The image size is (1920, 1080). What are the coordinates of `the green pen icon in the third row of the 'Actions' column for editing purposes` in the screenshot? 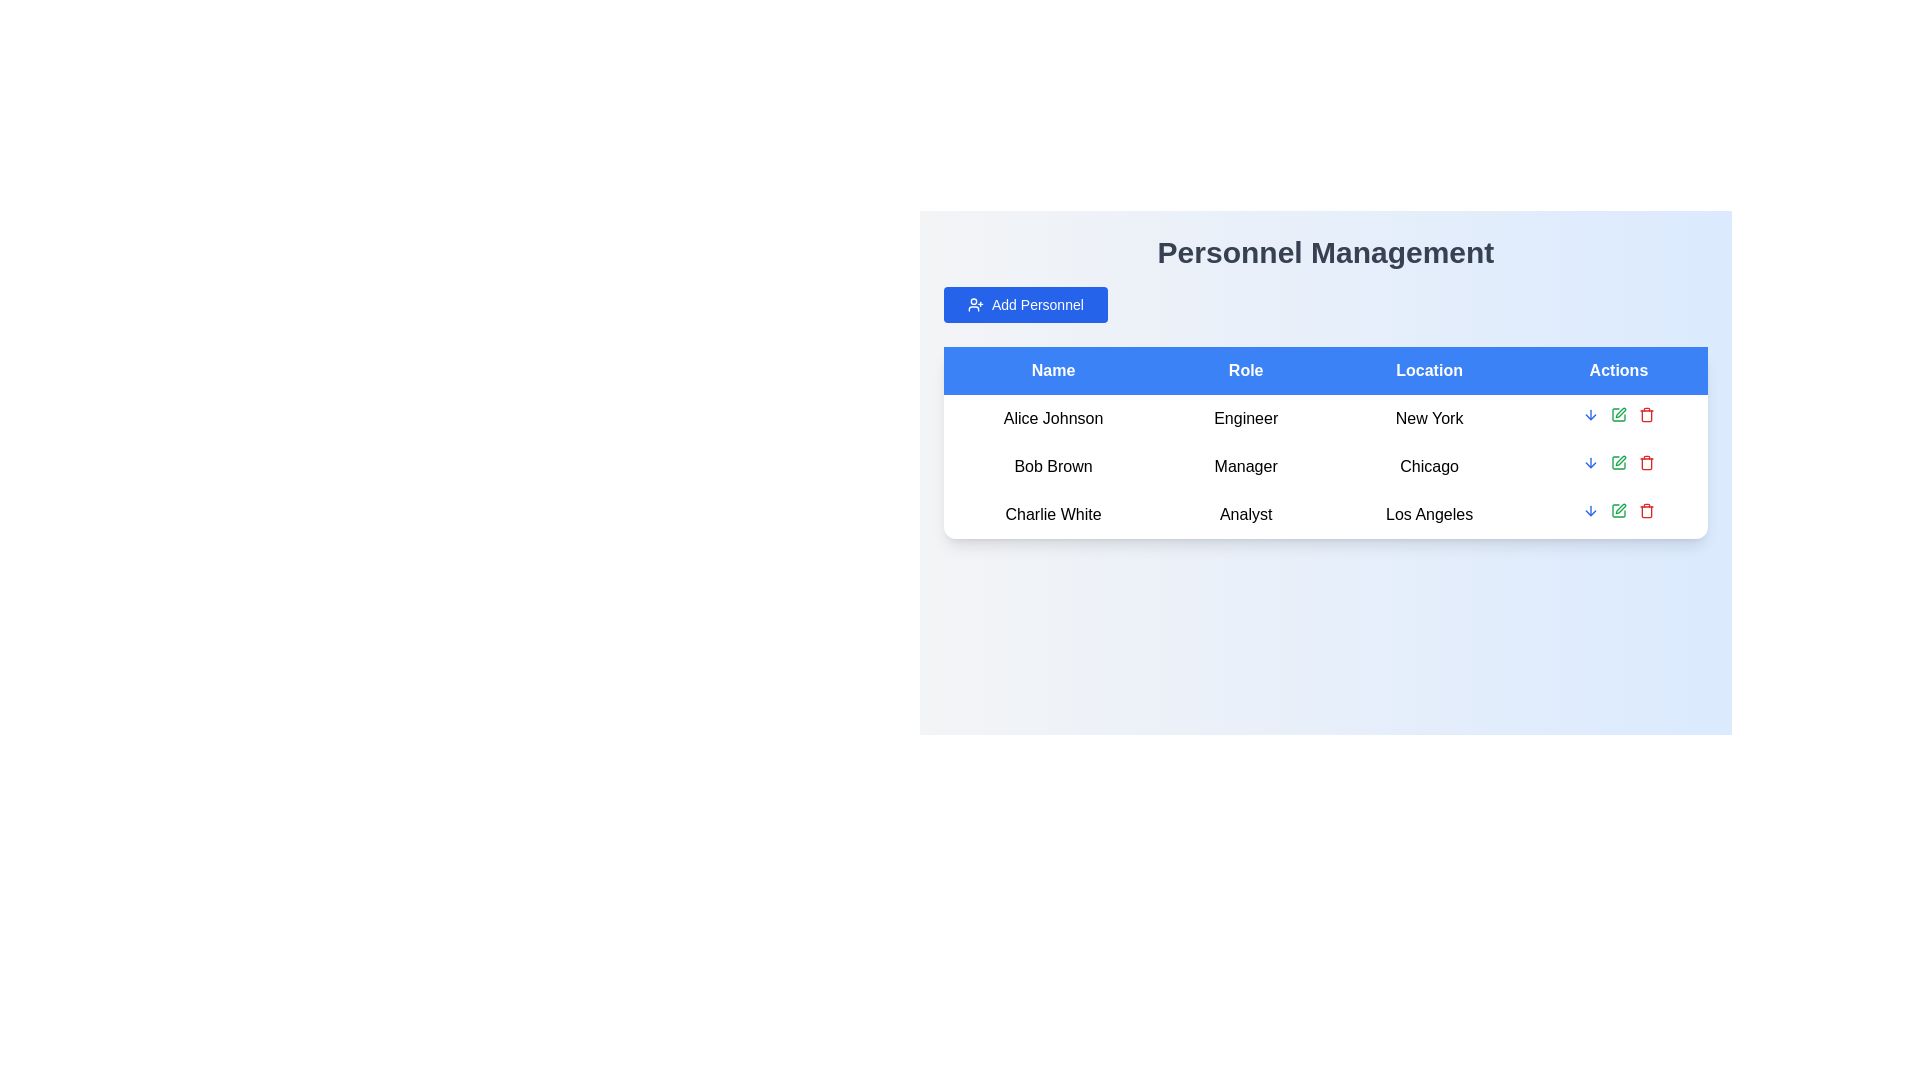 It's located at (1618, 509).